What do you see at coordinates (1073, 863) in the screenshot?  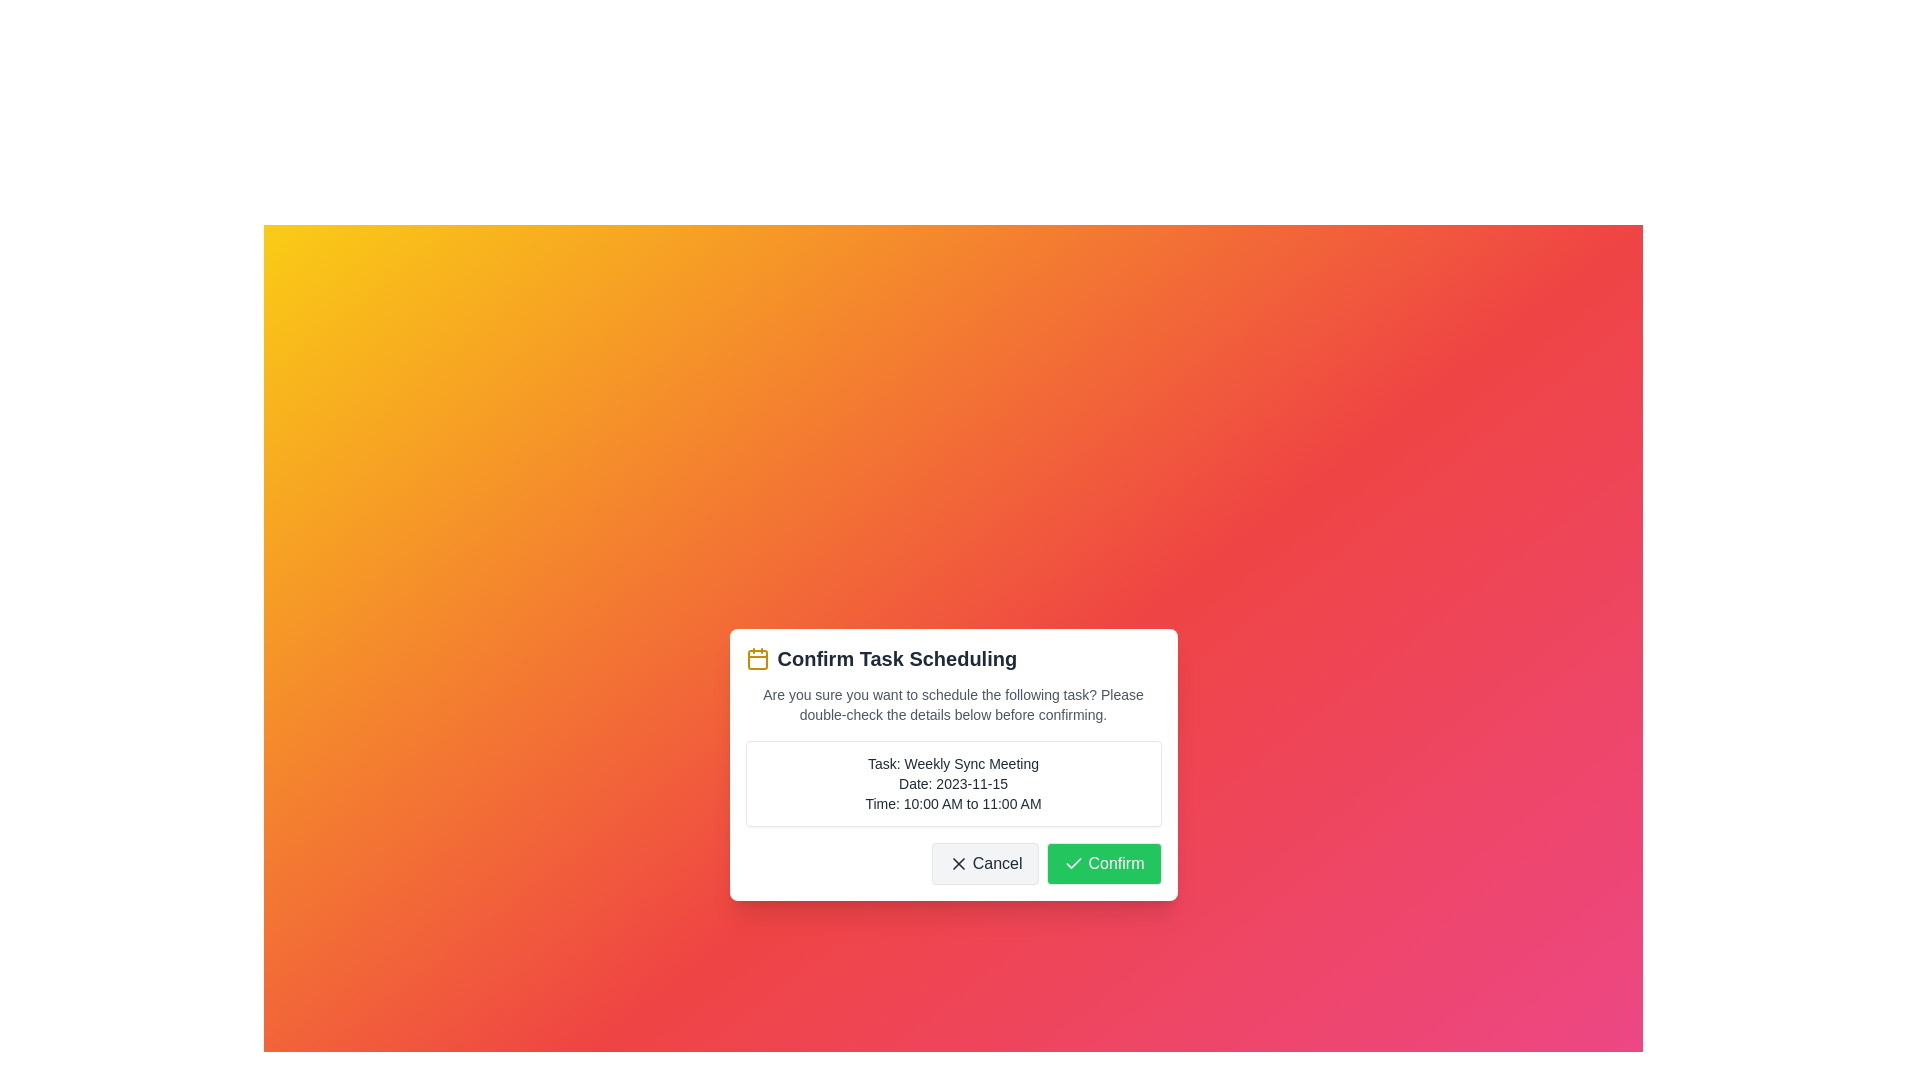 I see `the green 'Confirm' button that contains a checkmark icon` at bounding box center [1073, 863].